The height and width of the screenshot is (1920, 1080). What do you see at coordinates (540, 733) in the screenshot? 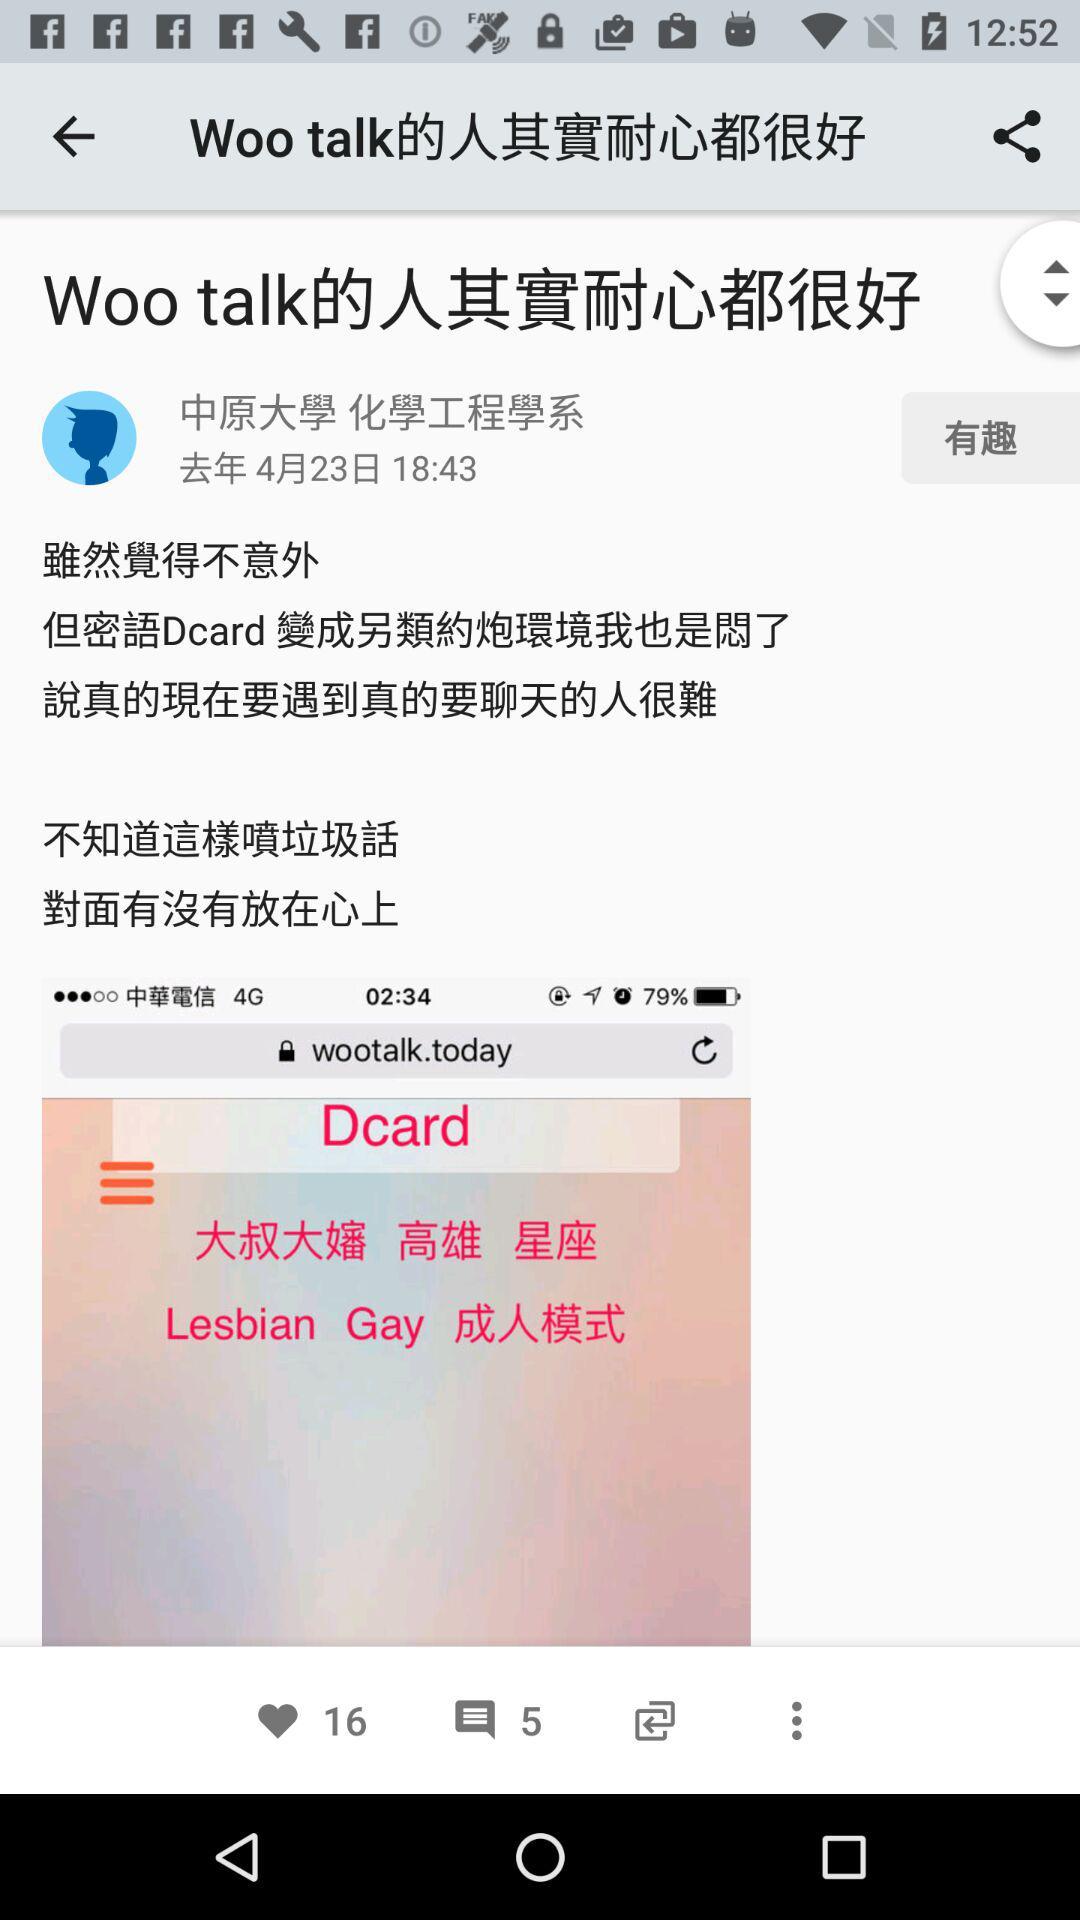
I see `the icon at the center` at bounding box center [540, 733].